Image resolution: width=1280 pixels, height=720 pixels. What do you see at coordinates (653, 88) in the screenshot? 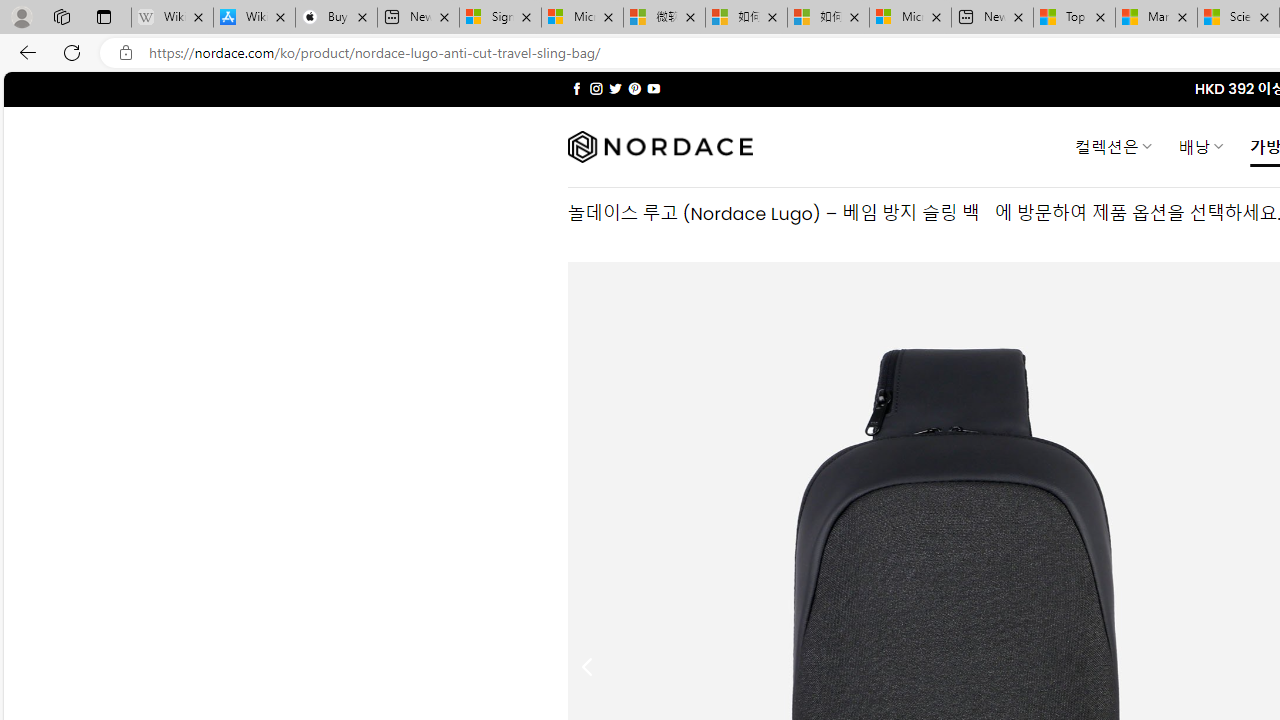
I see `'Follow on YouTube'` at bounding box center [653, 88].